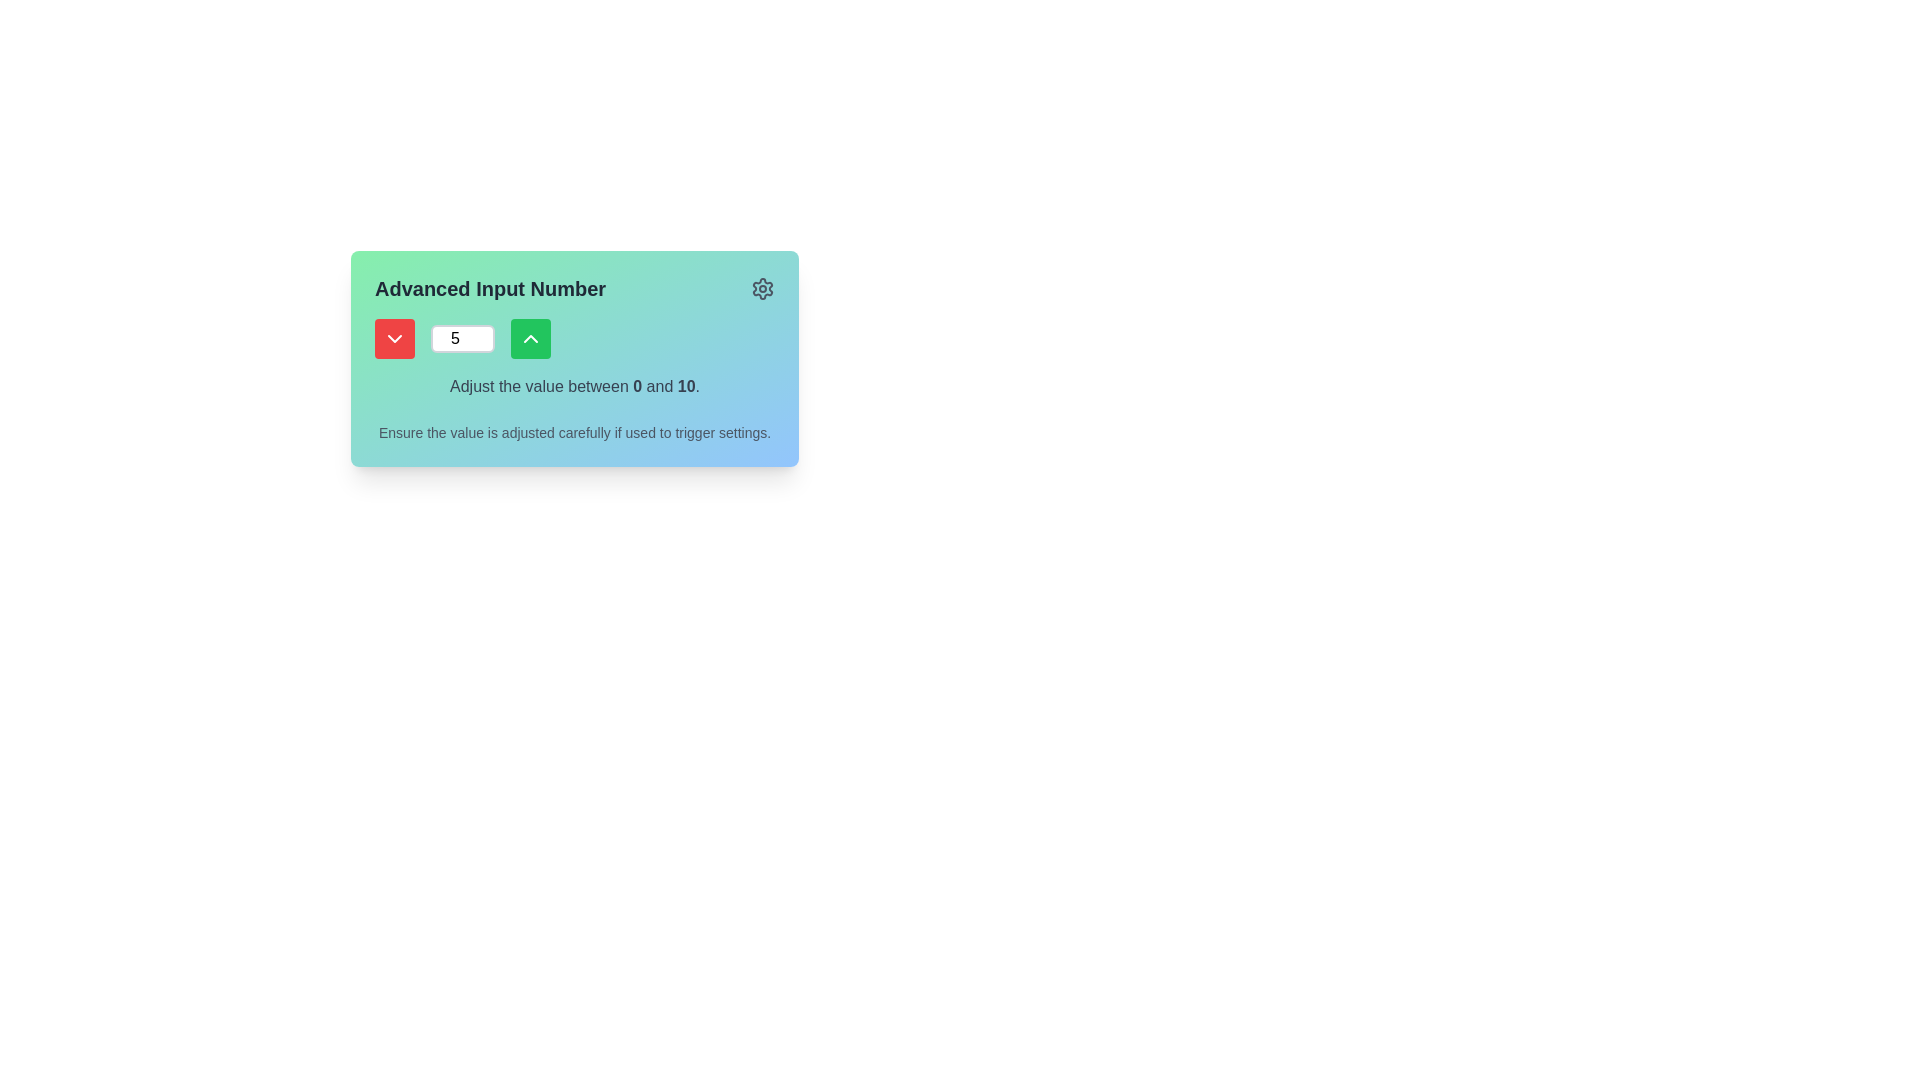 The width and height of the screenshot is (1920, 1080). I want to click on the button with the chevron-up icon located to the right of the value input field in the 'Advanced Input Number' component to increase the displayed numeric value by one unit, so click(531, 338).